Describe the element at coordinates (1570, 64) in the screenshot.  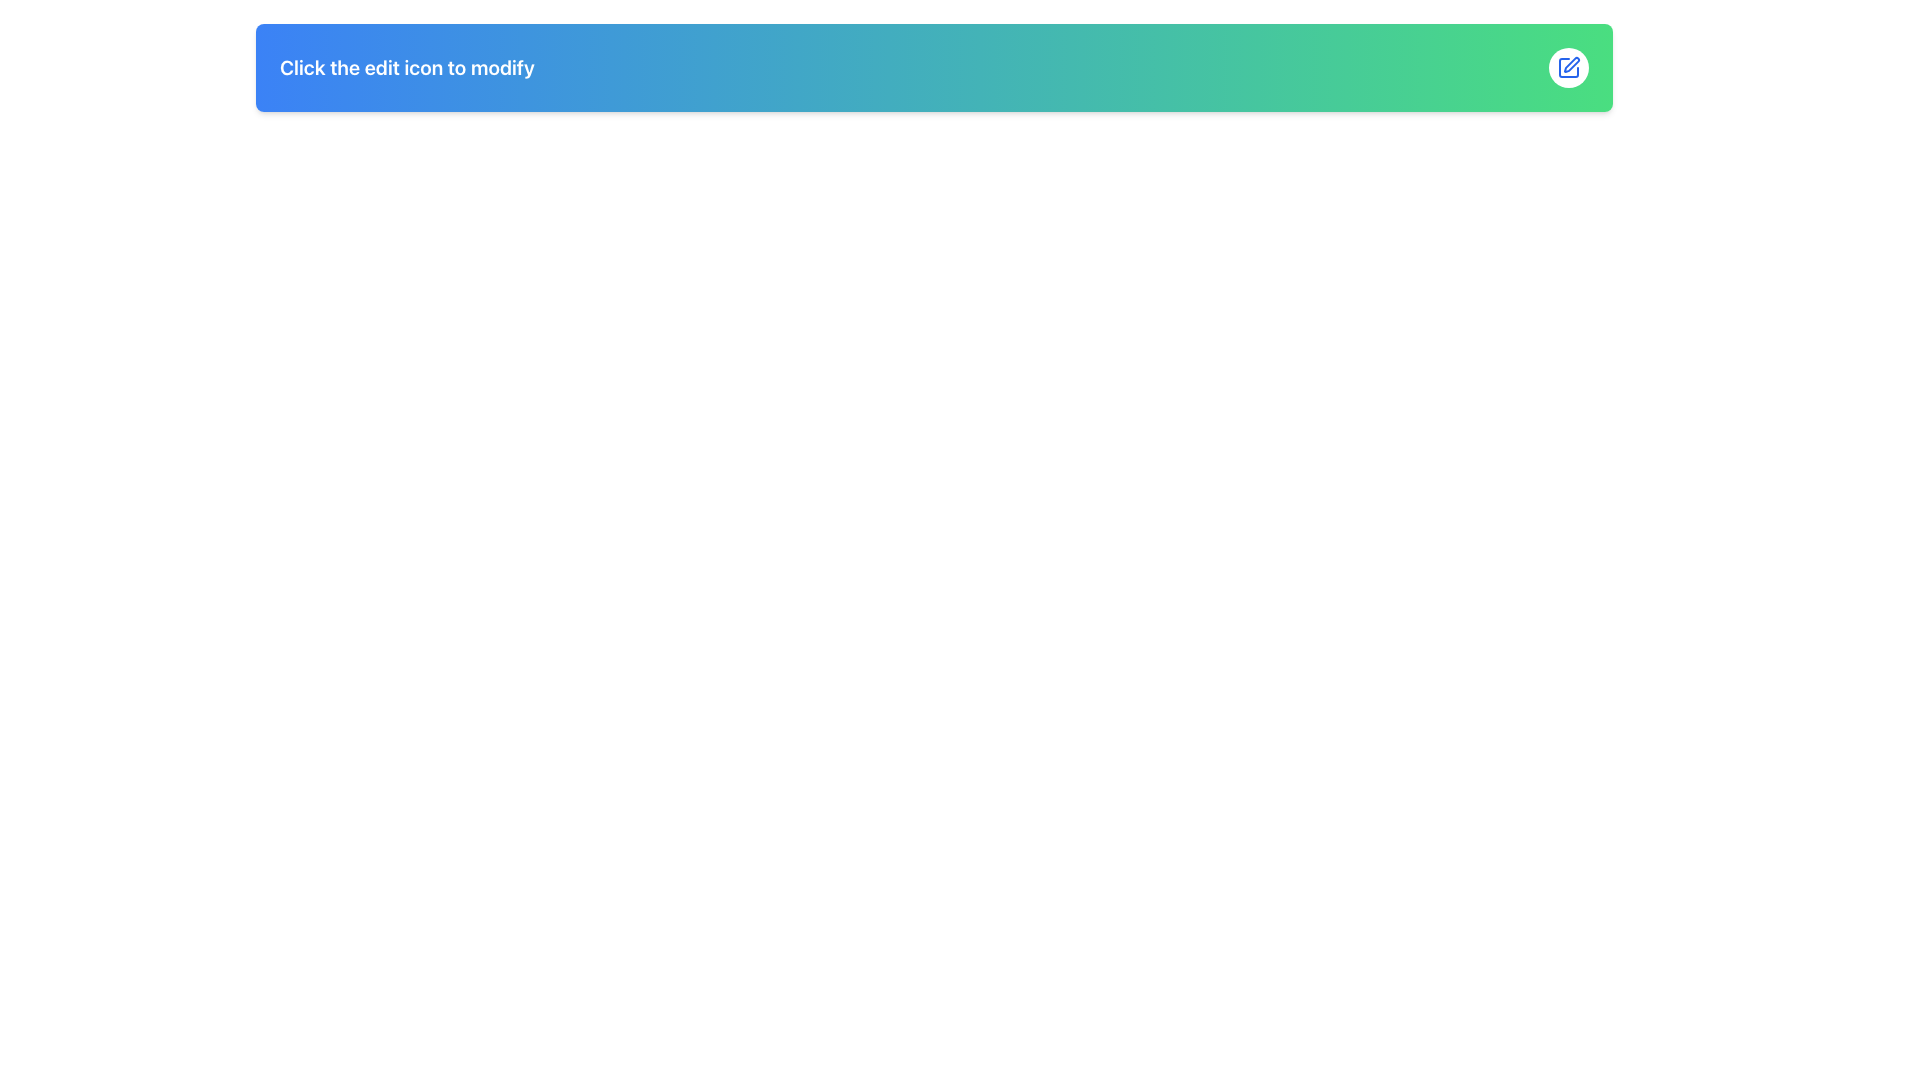
I see `the editing or drawing icon located in the top-right corner of the interface, styled with blue tones and resembling a pen or tool` at that location.